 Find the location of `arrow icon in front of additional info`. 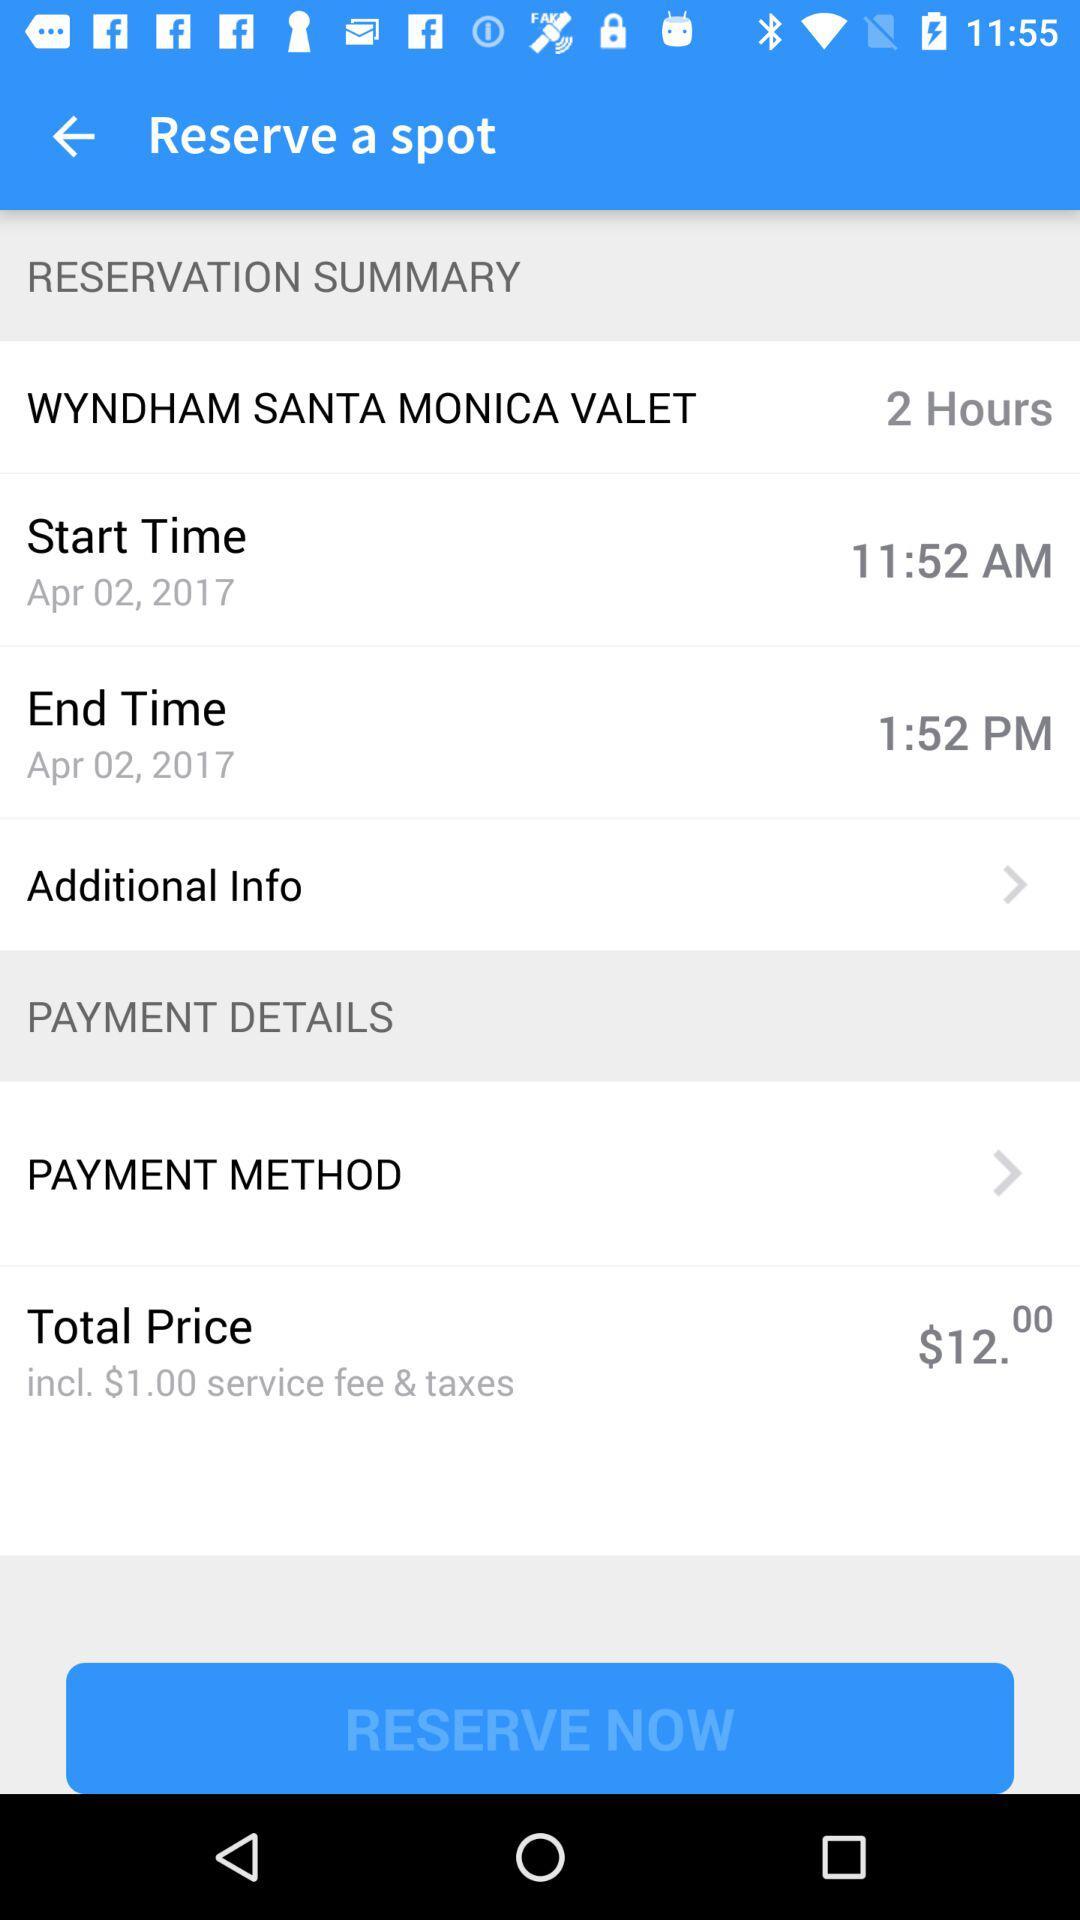

arrow icon in front of additional info is located at coordinates (1014, 883).